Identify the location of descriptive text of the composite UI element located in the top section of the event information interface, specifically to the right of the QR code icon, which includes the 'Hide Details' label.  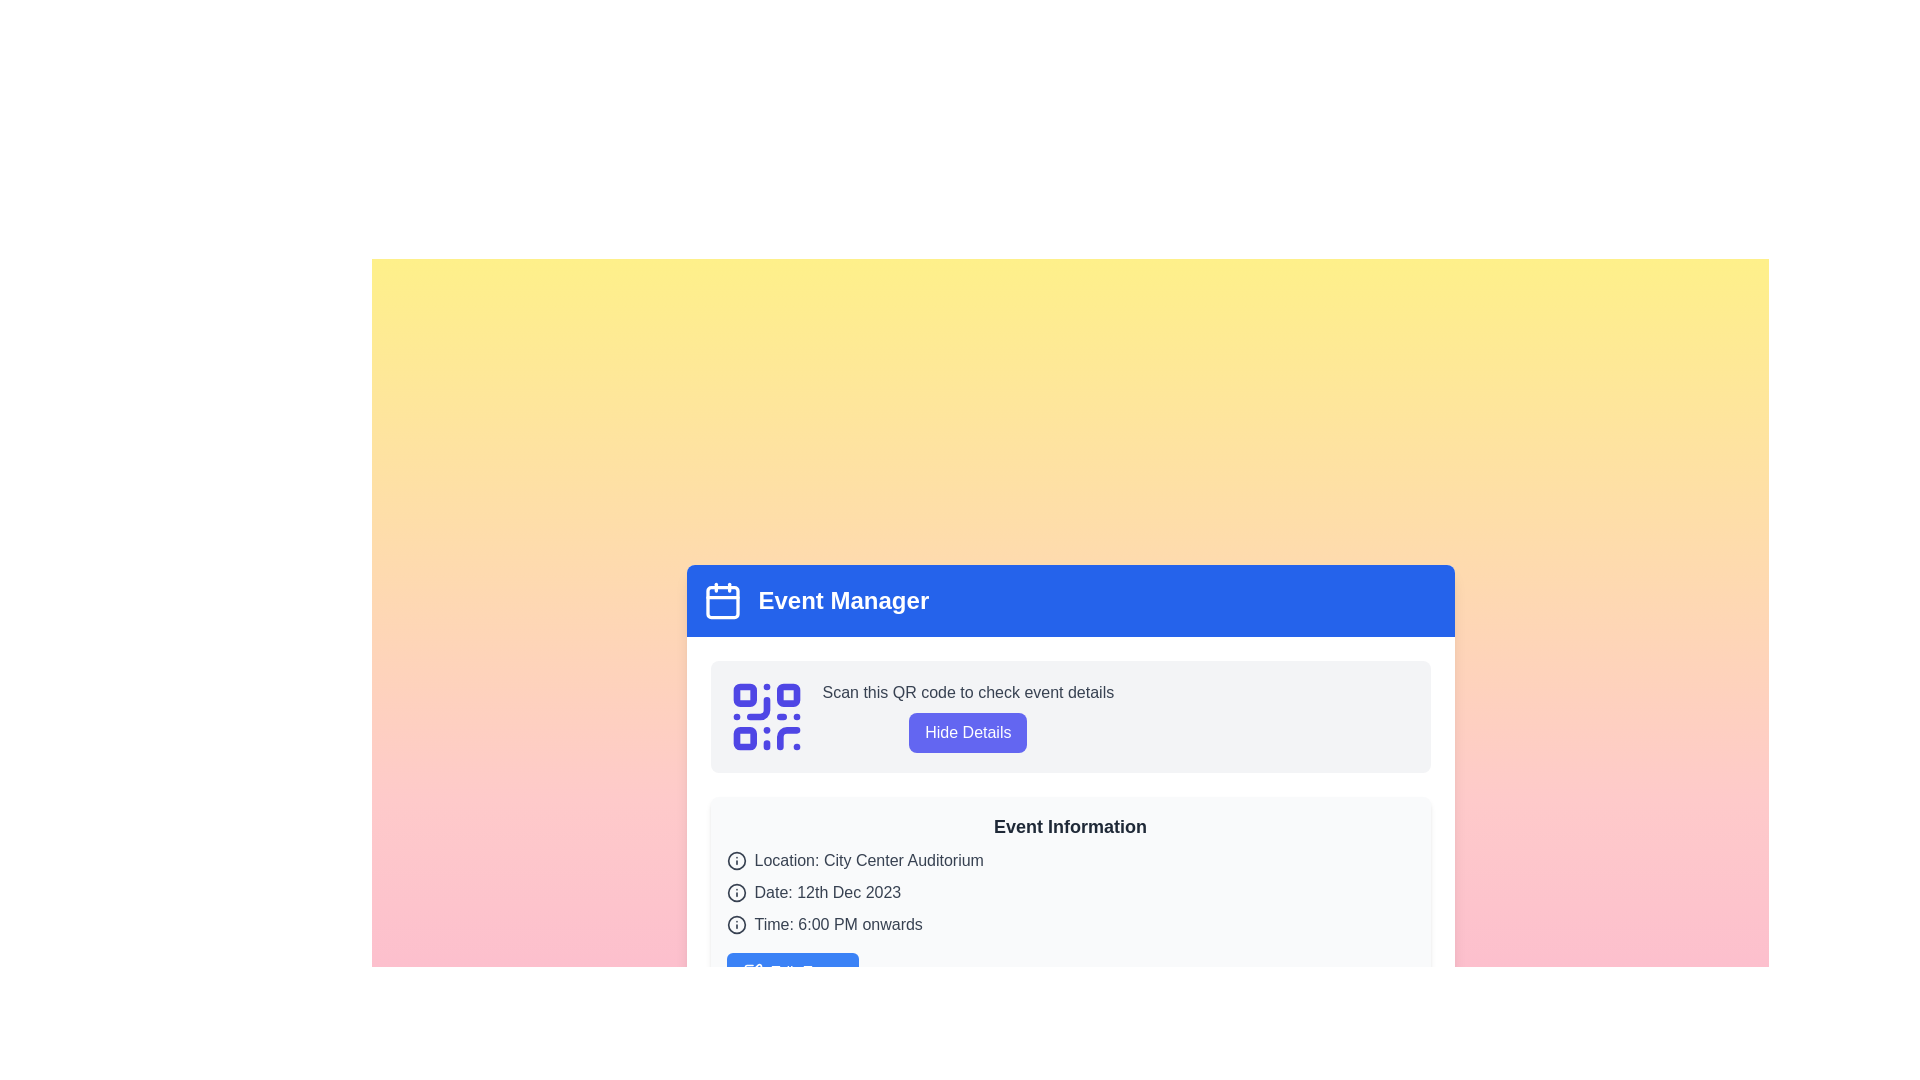
(968, 716).